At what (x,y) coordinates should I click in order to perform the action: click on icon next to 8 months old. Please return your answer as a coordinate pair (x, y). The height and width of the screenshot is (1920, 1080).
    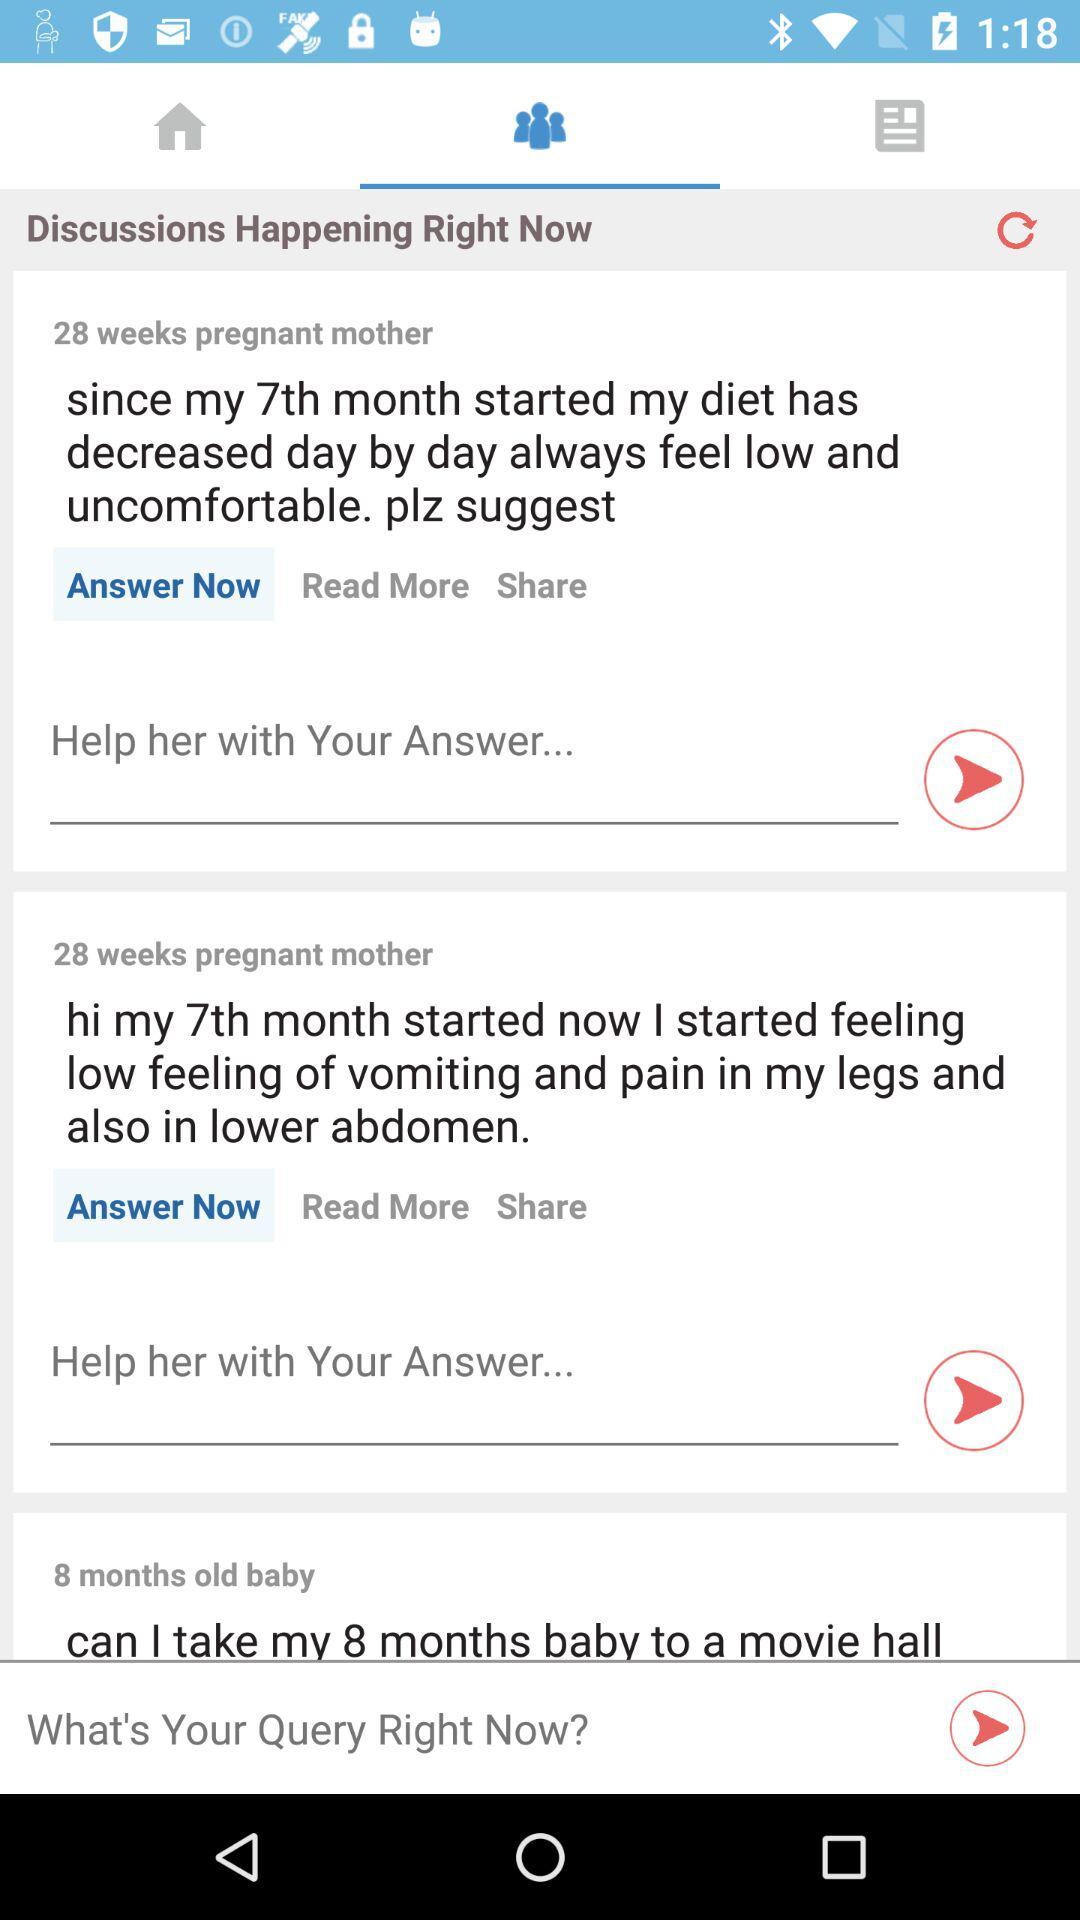
    Looking at the image, I should click on (683, 1551).